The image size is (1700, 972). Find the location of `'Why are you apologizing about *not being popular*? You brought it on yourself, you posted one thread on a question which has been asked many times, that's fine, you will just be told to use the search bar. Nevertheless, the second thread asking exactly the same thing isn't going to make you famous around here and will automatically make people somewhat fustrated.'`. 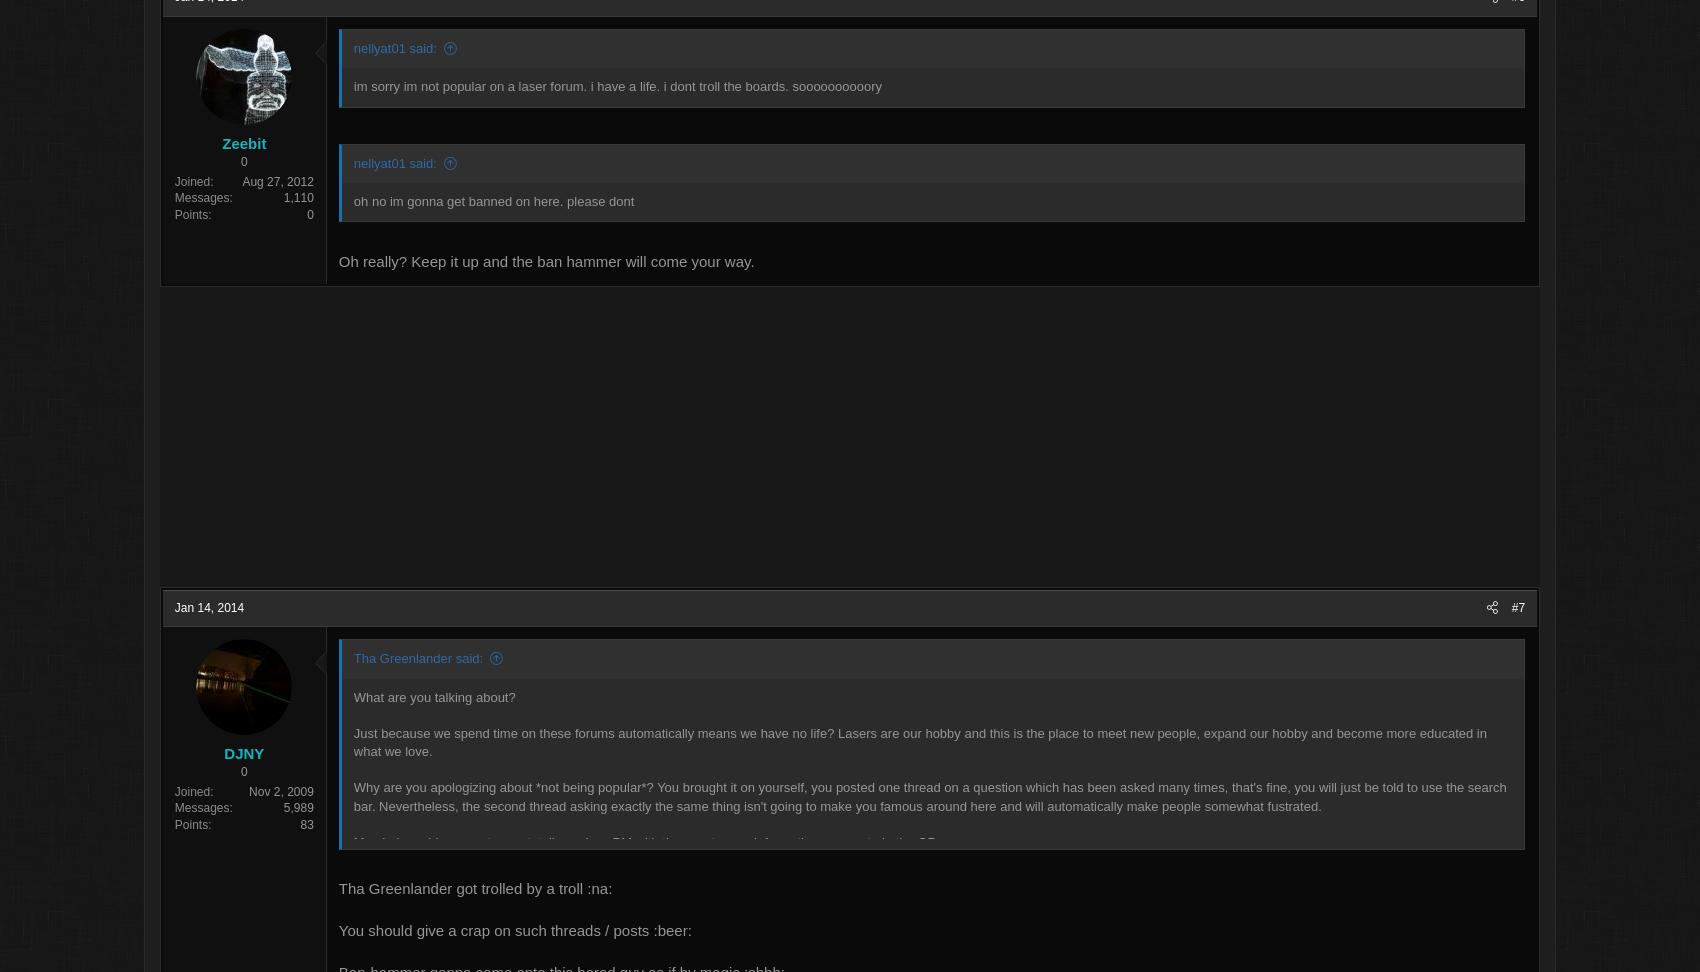

'Why are you apologizing about *not being popular*? You brought it on yourself, you posted one thread on a question which has been asked many times, that's fine, you will just be told to use the search bar. Nevertheless, the second thread asking exactly the same thing isn't going to make you famous around here and will automatically make people somewhat fustrated.' is located at coordinates (930, 806).